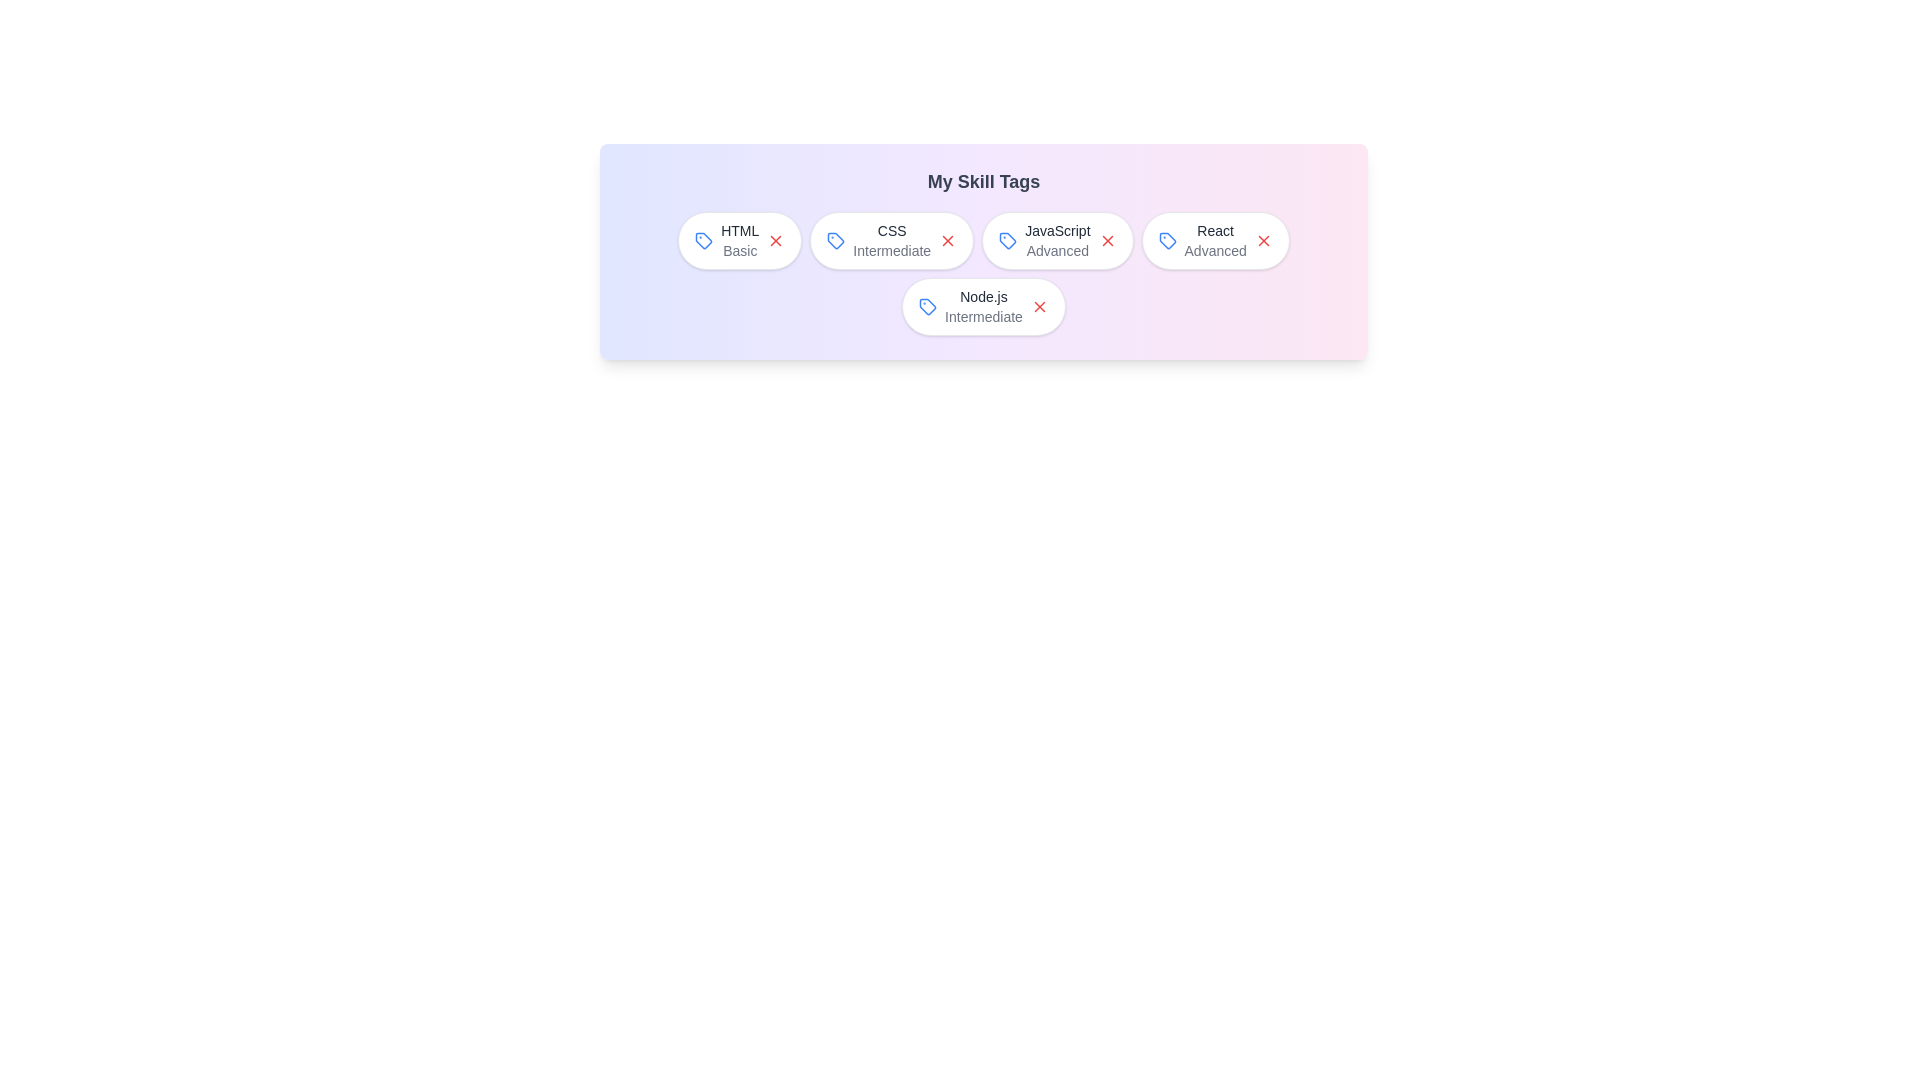  Describe the element at coordinates (1039, 307) in the screenshot. I see `close button of the skill tag with label Node.js` at that location.